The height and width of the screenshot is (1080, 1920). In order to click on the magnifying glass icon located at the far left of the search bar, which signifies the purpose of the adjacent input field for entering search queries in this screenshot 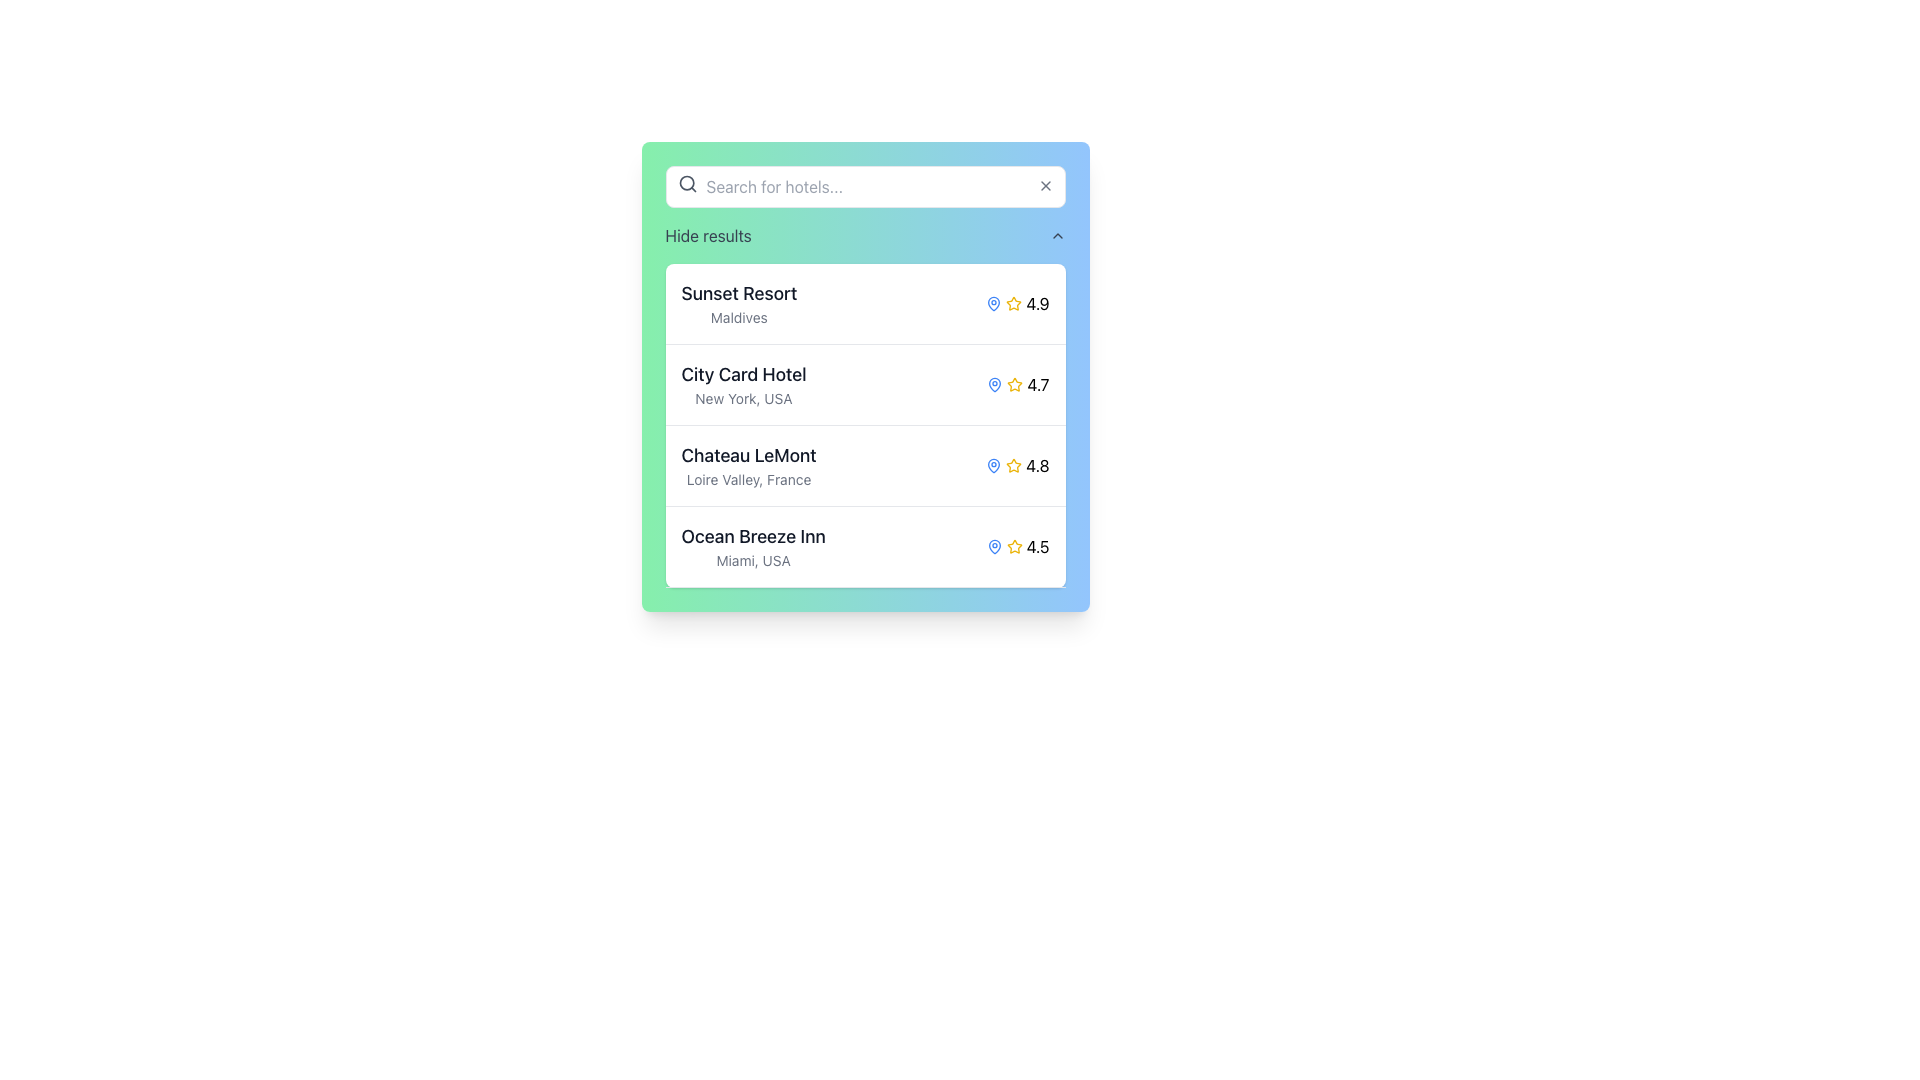, I will do `click(687, 184)`.